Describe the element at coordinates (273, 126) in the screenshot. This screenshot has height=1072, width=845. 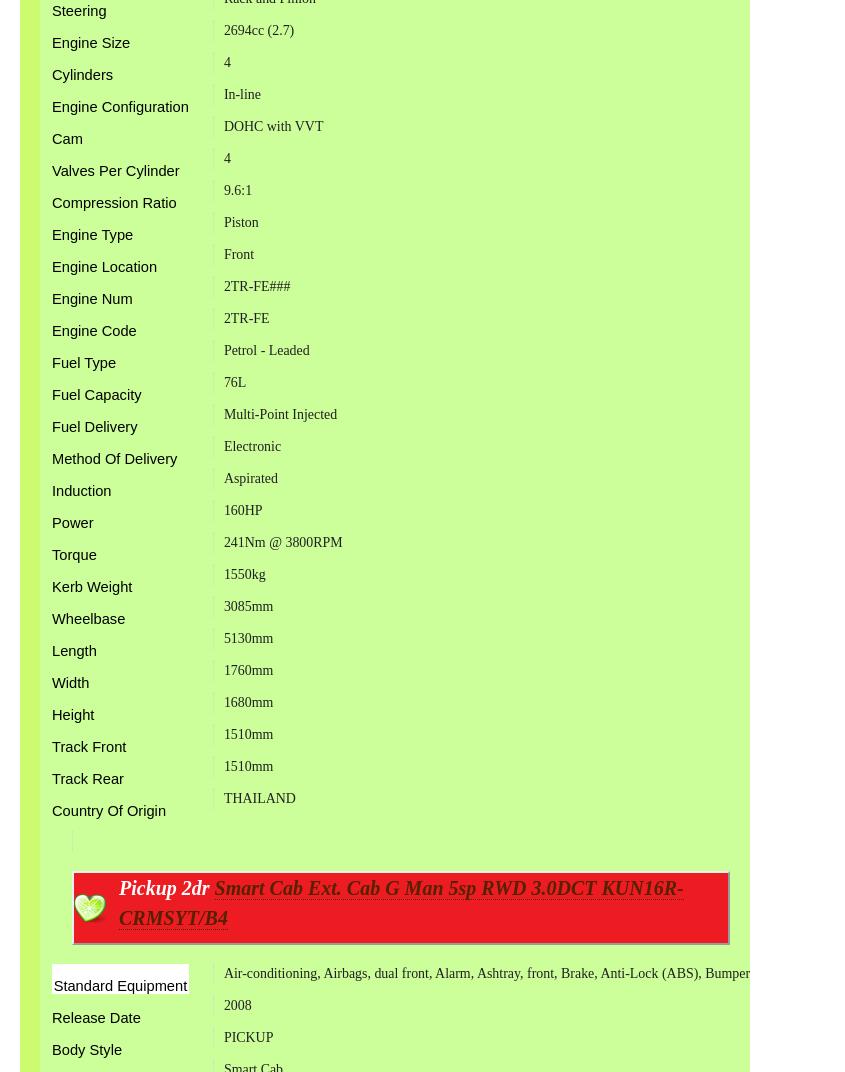
I see `'DOHC with VVT'` at that location.